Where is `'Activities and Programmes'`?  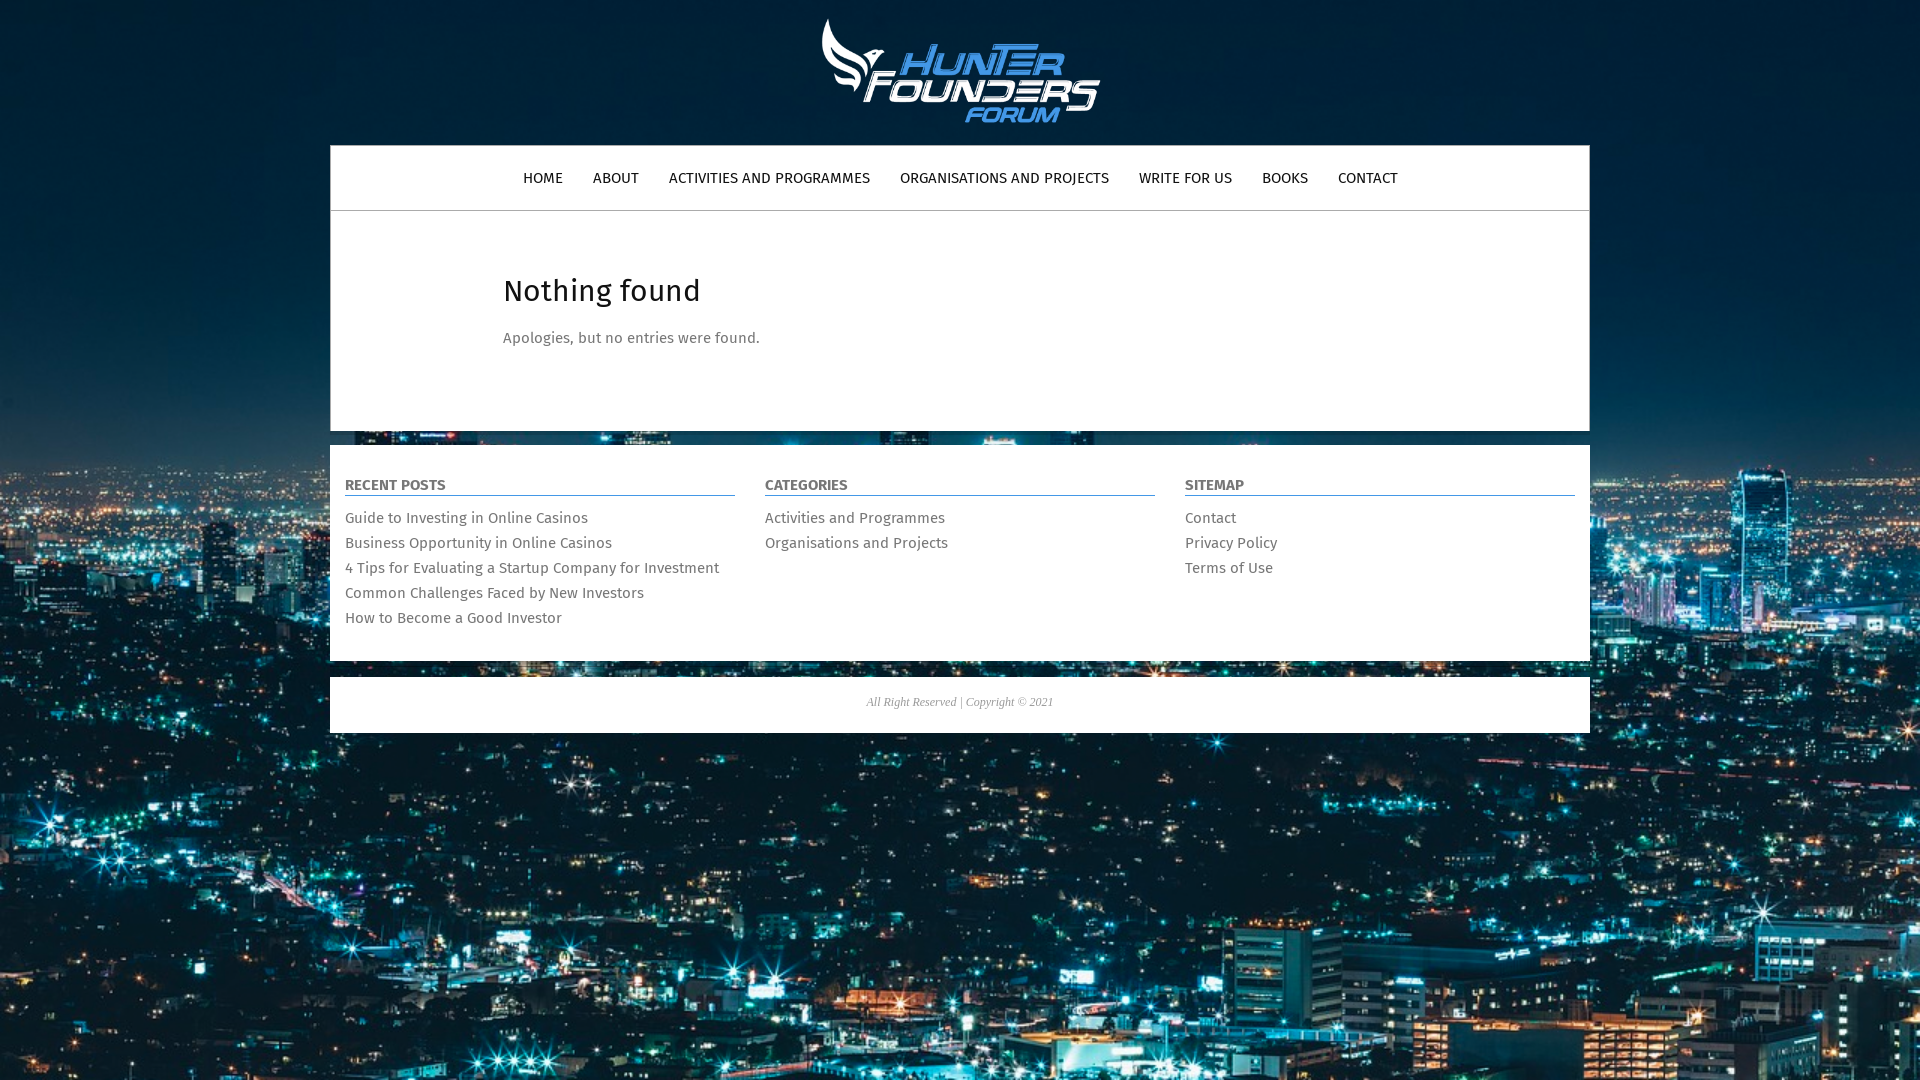 'Activities and Programmes' is located at coordinates (854, 516).